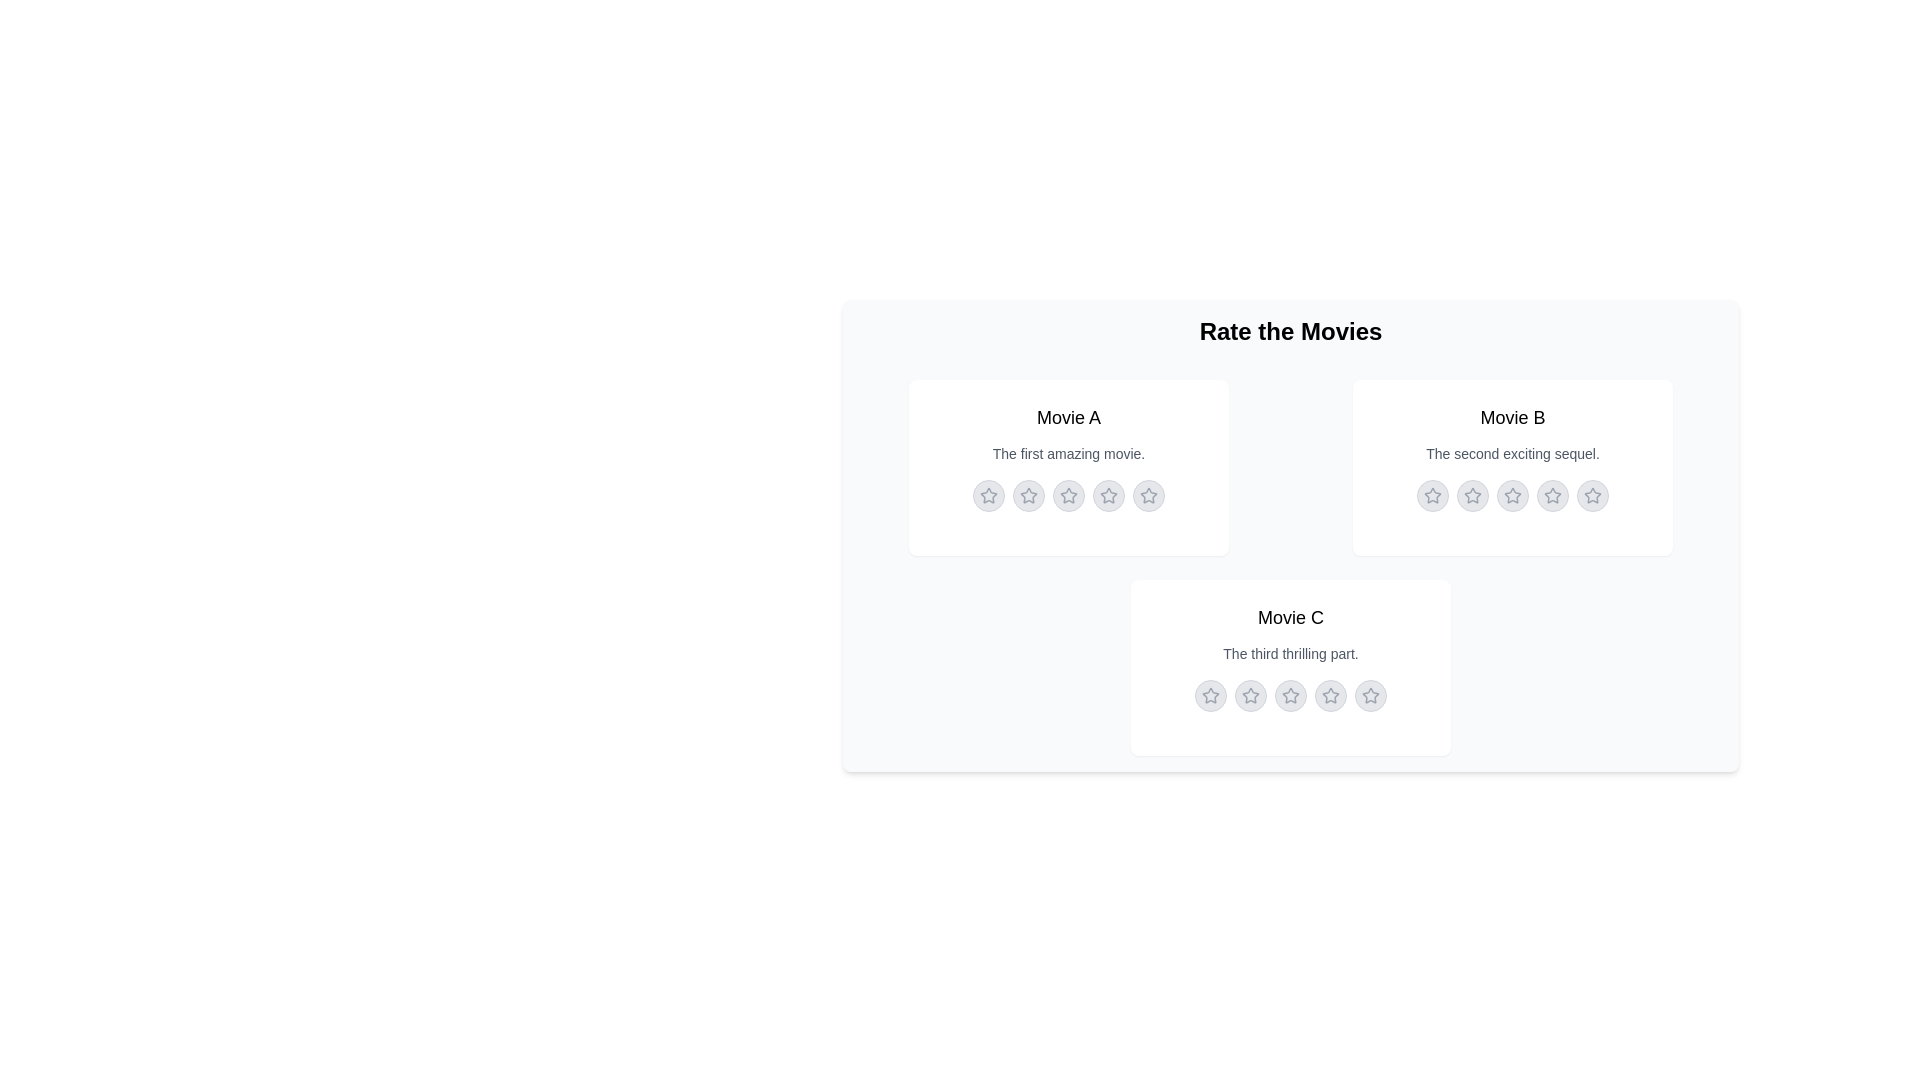 This screenshot has width=1920, height=1080. What do you see at coordinates (1067, 494) in the screenshot?
I see `the third star icon in the horizontal row of five stars located below the 'Movie A' box in the 'Rate the Movies' section` at bounding box center [1067, 494].